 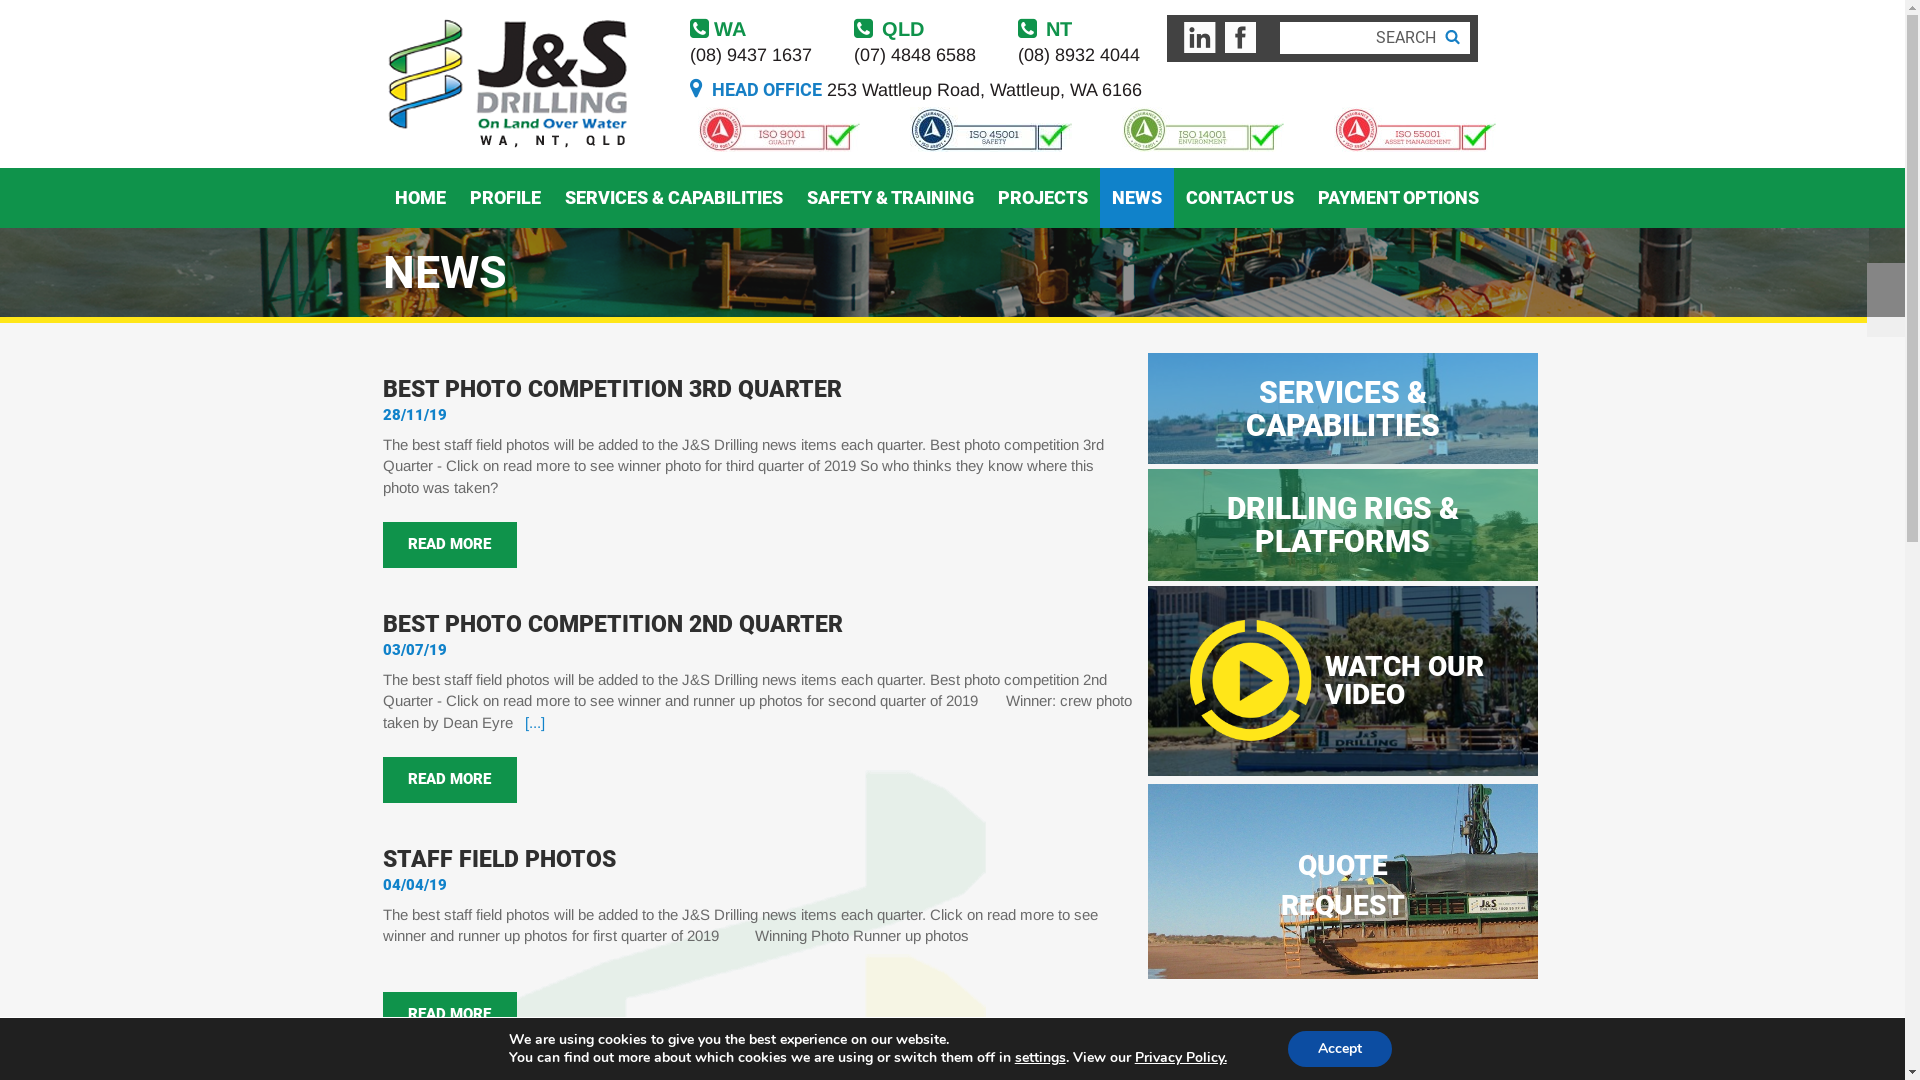 What do you see at coordinates (1343, 523) in the screenshot?
I see `'DRILLING RIGS & PLATFORMS'` at bounding box center [1343, 523].